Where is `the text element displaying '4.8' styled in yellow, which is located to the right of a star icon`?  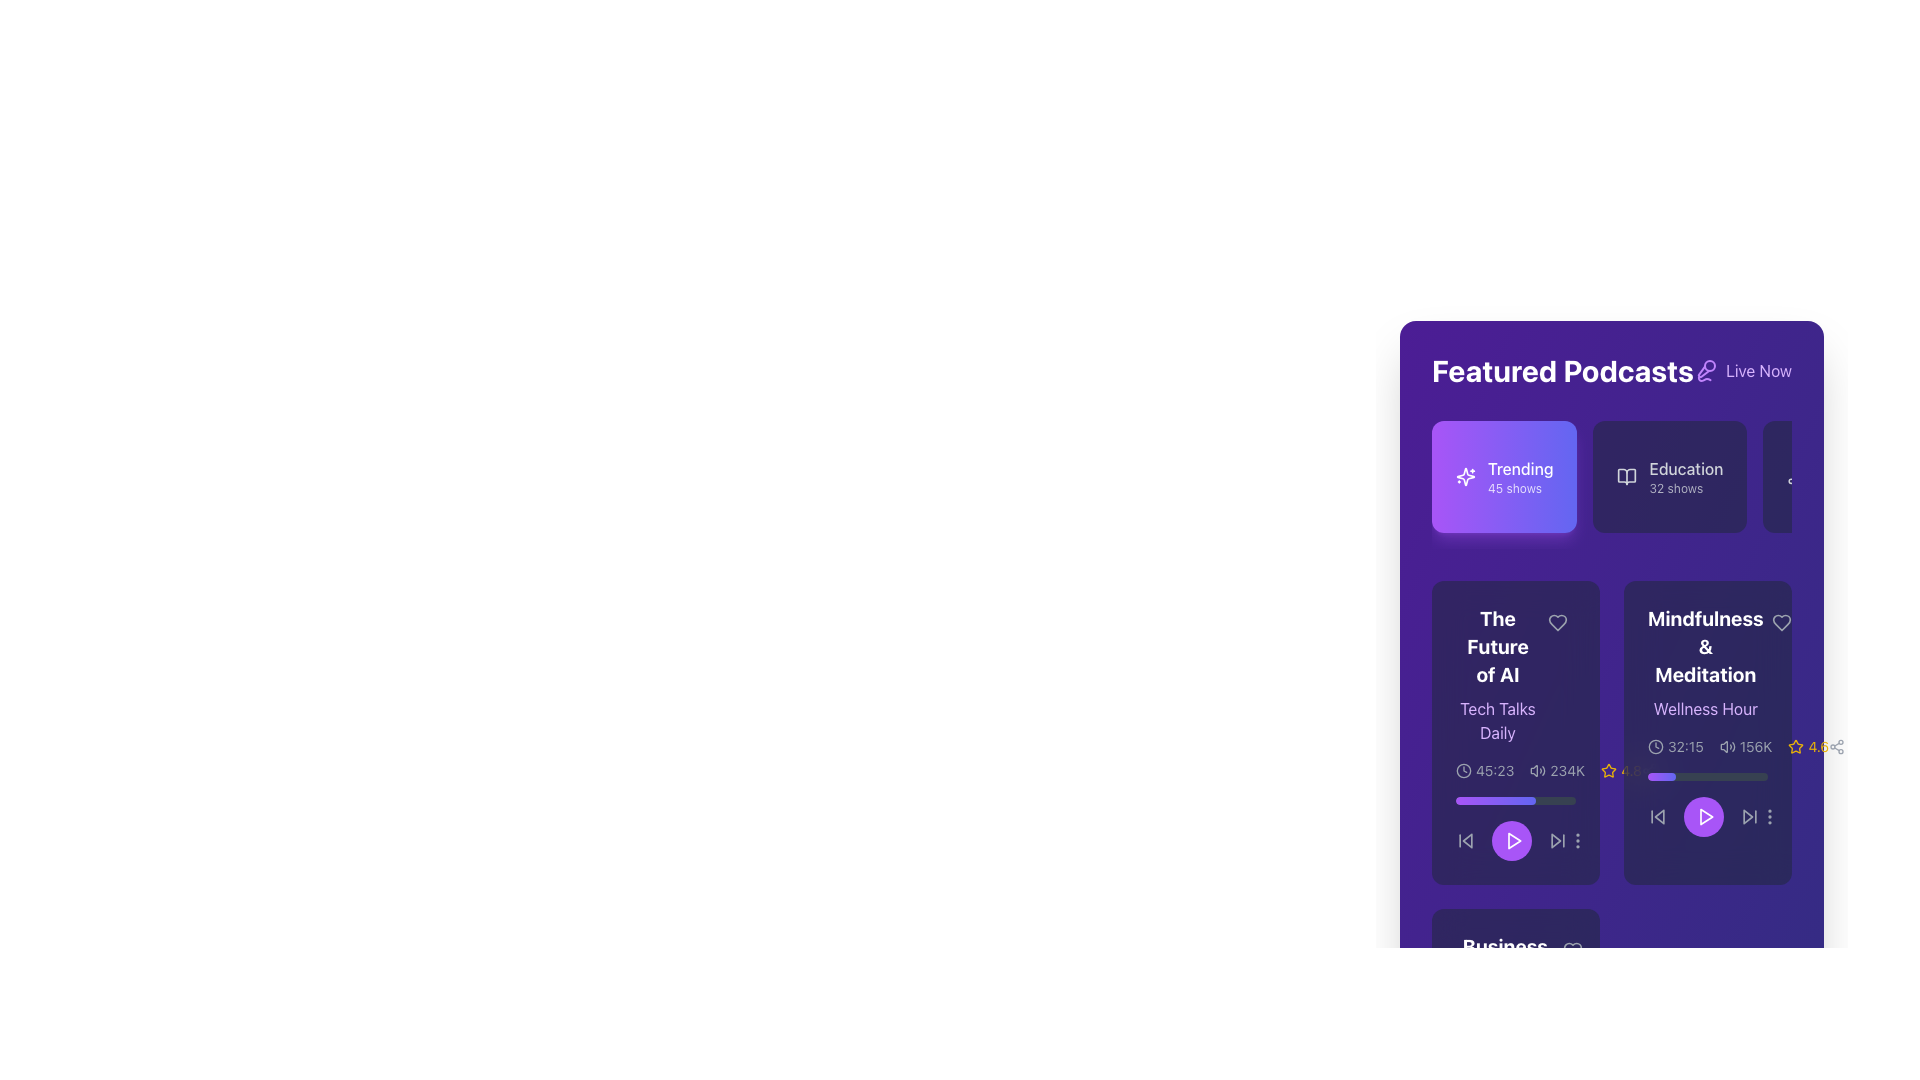 the text element displaying '4.8' styled in yellow, which is located to the right of a star icon is located at coordinates (1631, 770).